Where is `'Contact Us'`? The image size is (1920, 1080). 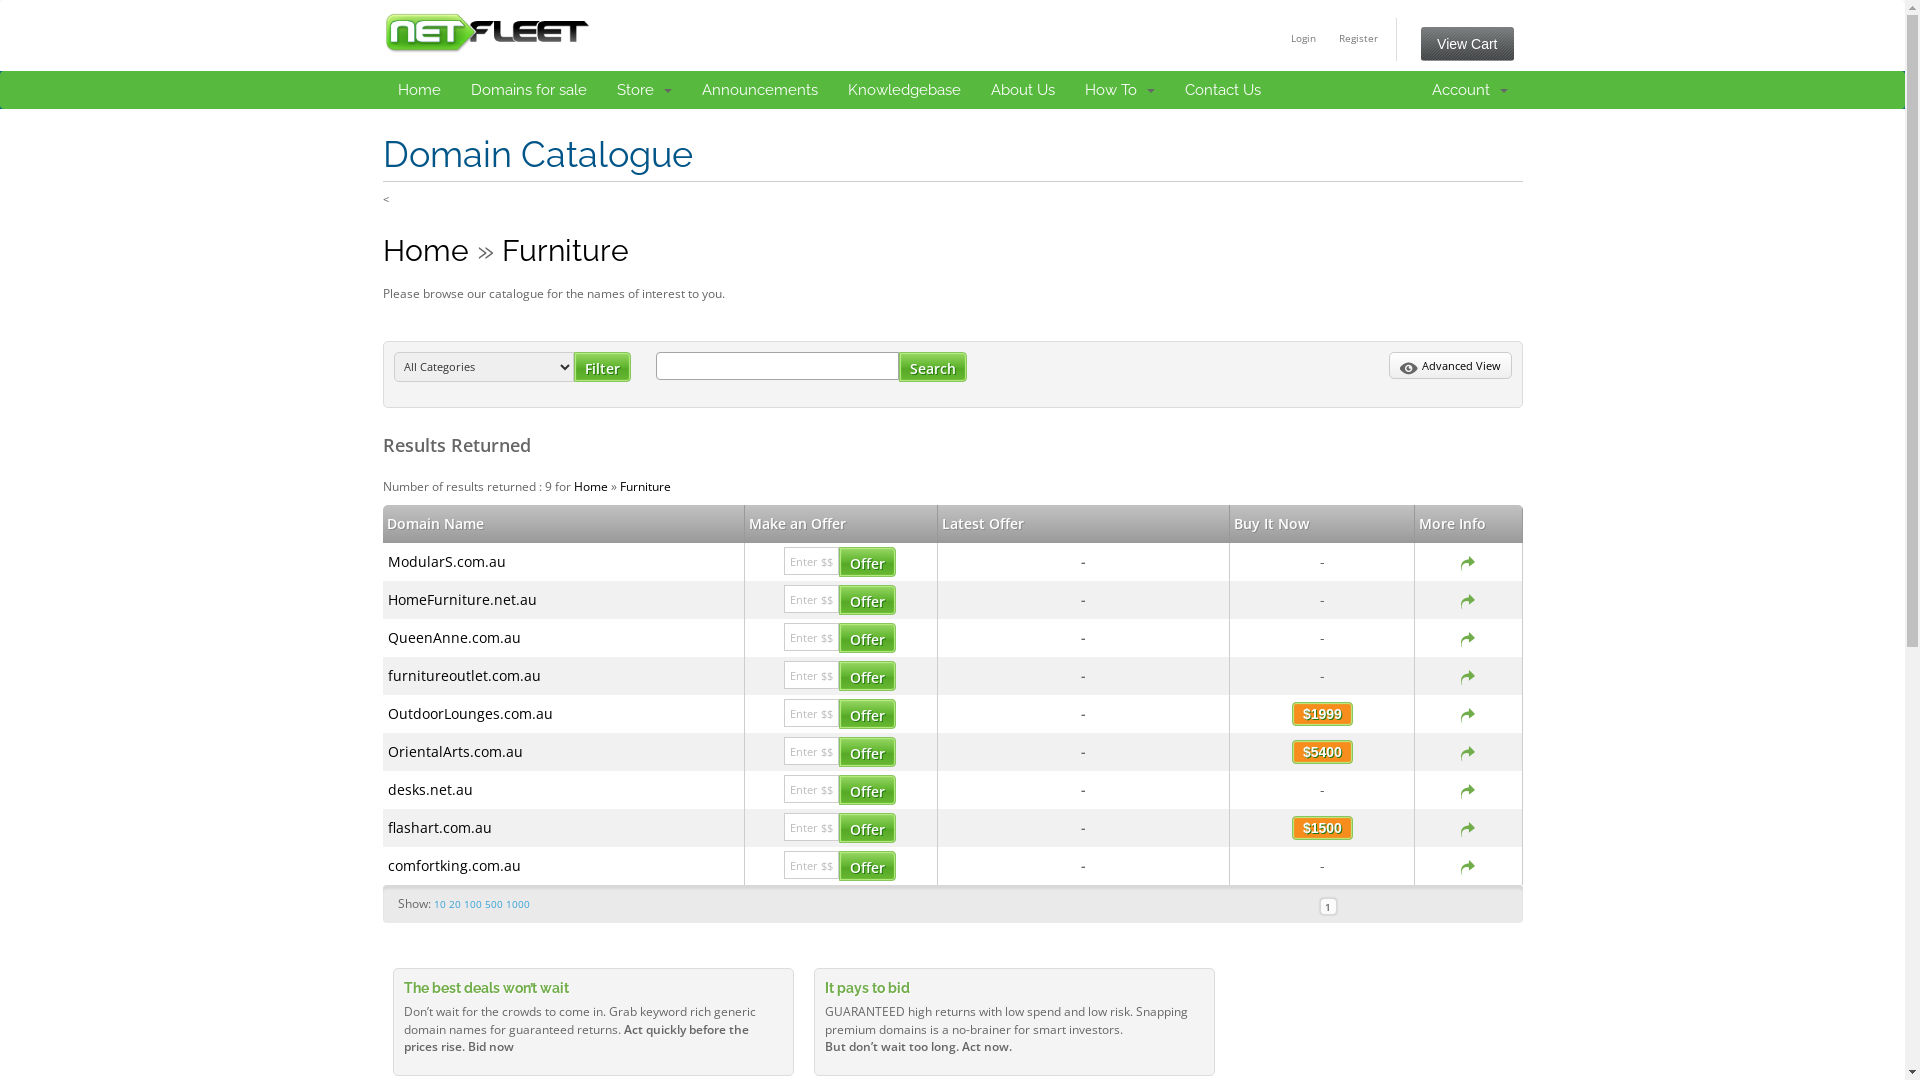
'Contact Us' is located at coordinates (1222, 88).